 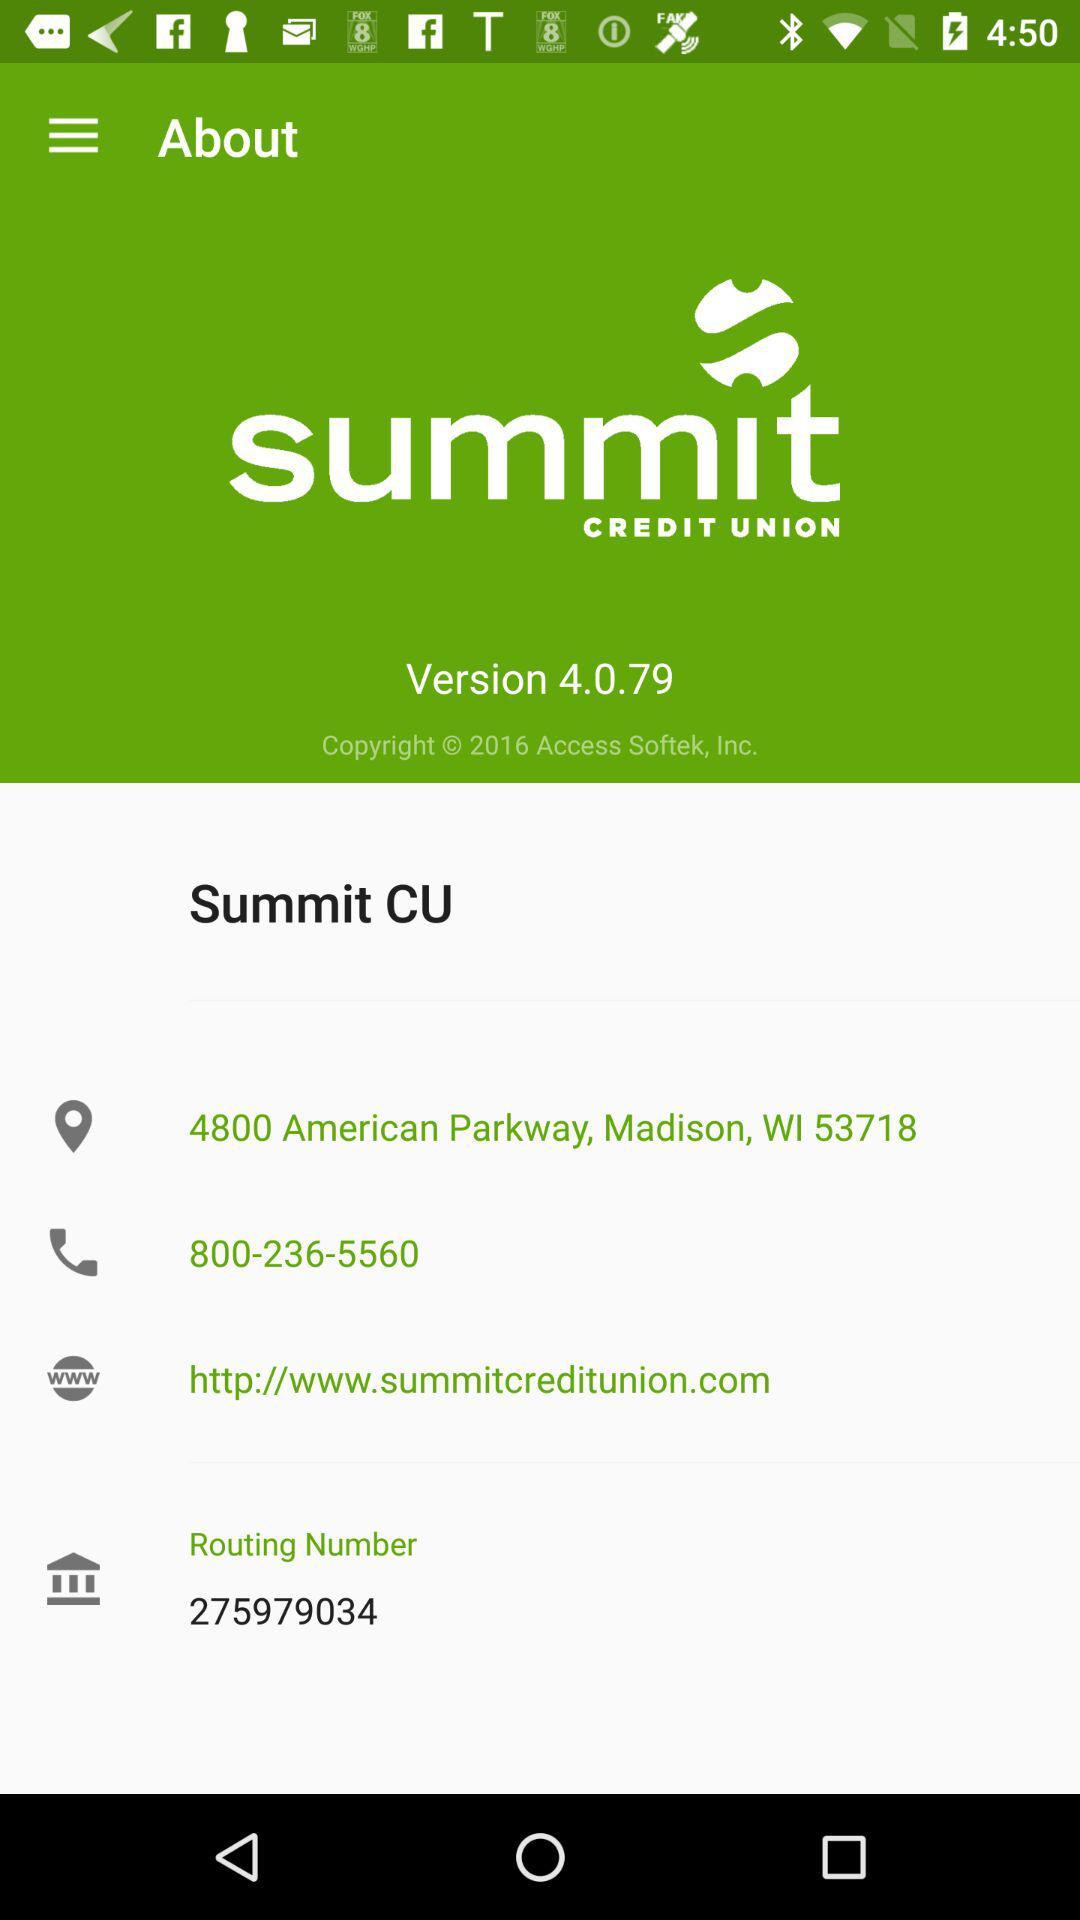 What do you see at coordinates (72, 135) in the screenshot?
I see `icon next to the about icon` at bounding box center [72, 135].